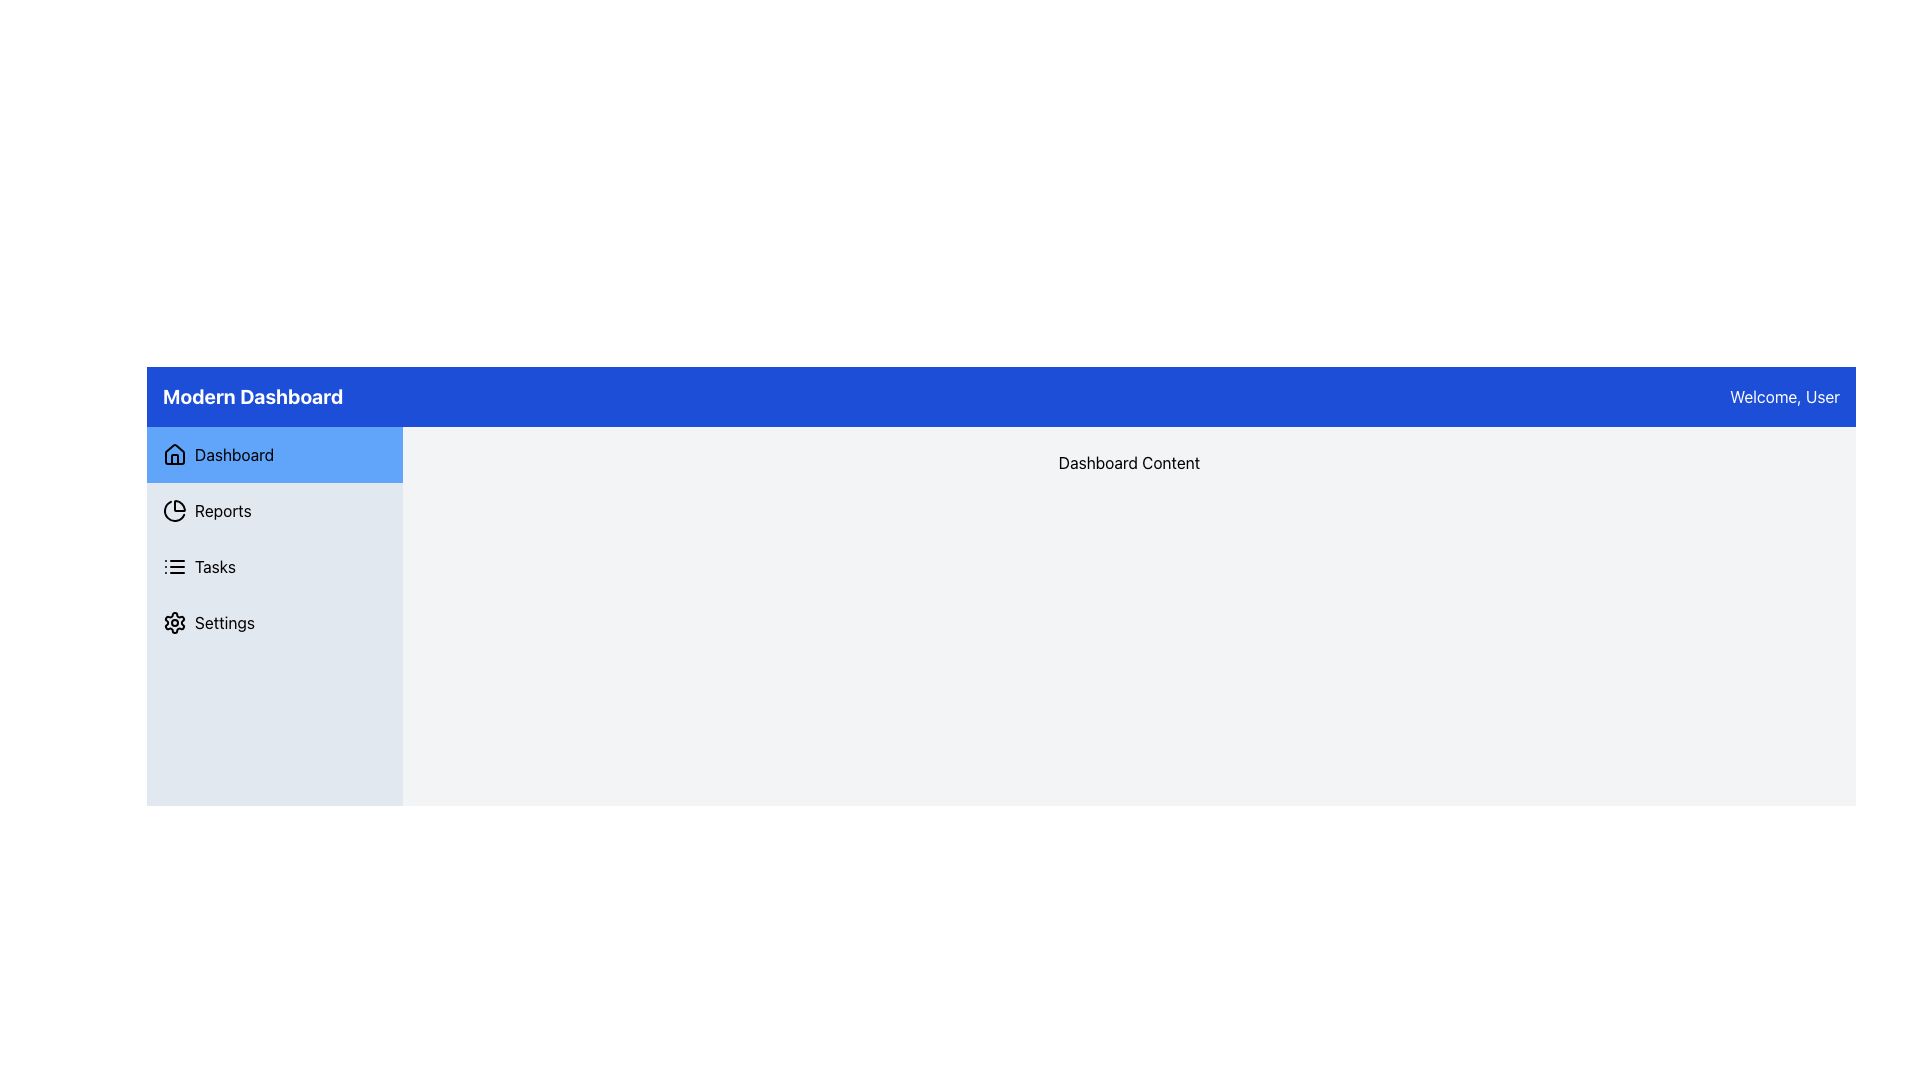 The width and height of the screenshot is (1920, 1080). I want to click on the 'Settings' text label located at the bottom of the navigation sidebar, which is the fourth item in the vertical sequence, so click(225, 622).